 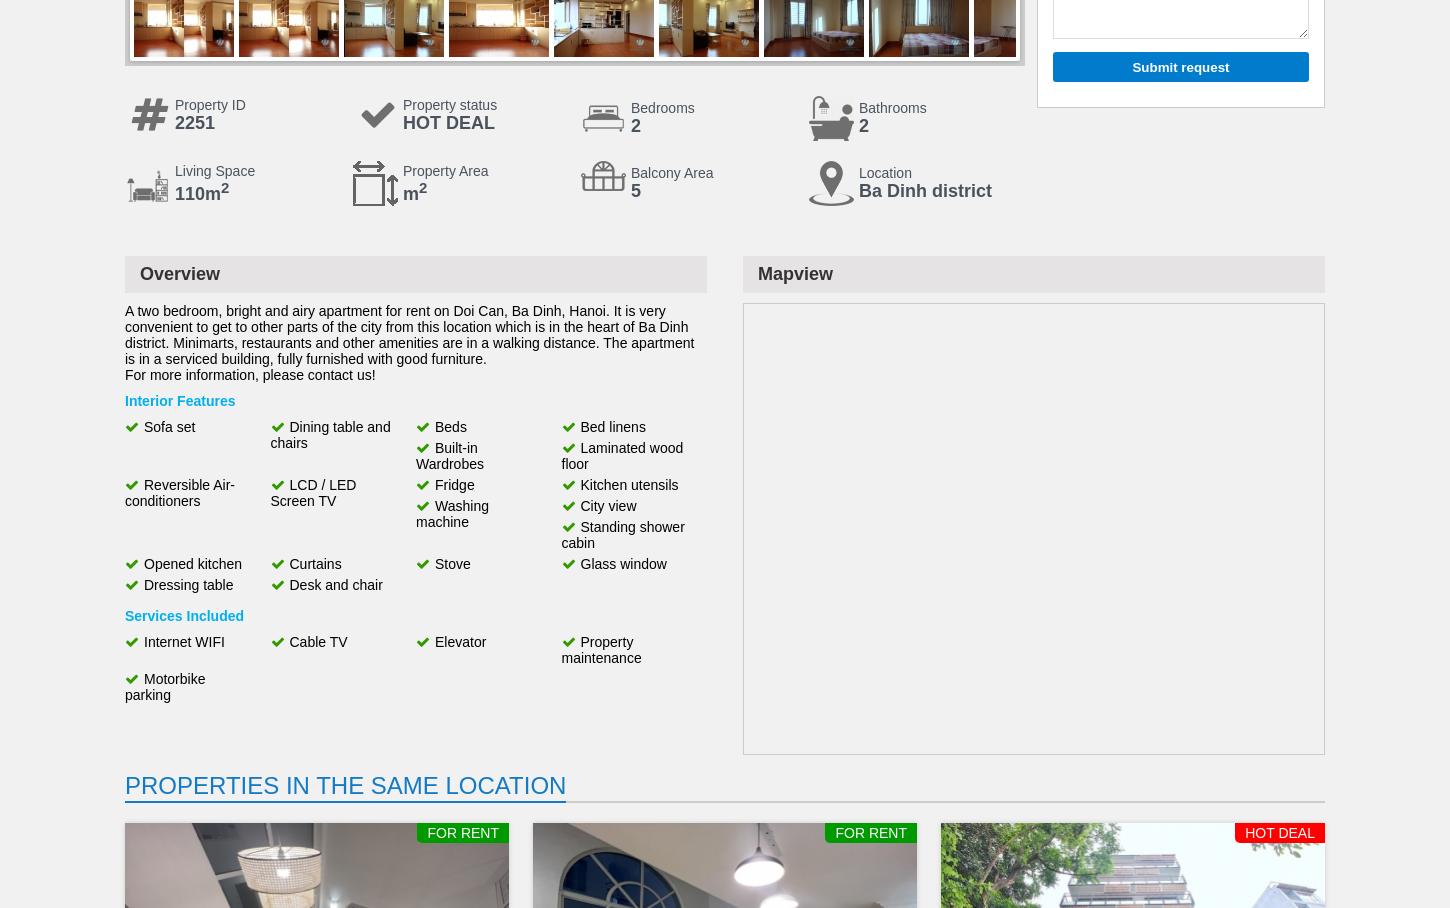 What do you see at coordinates (621, 454) in the screenshot?
I see `'Laminated wood floor'` at bounding box center [621, 454].